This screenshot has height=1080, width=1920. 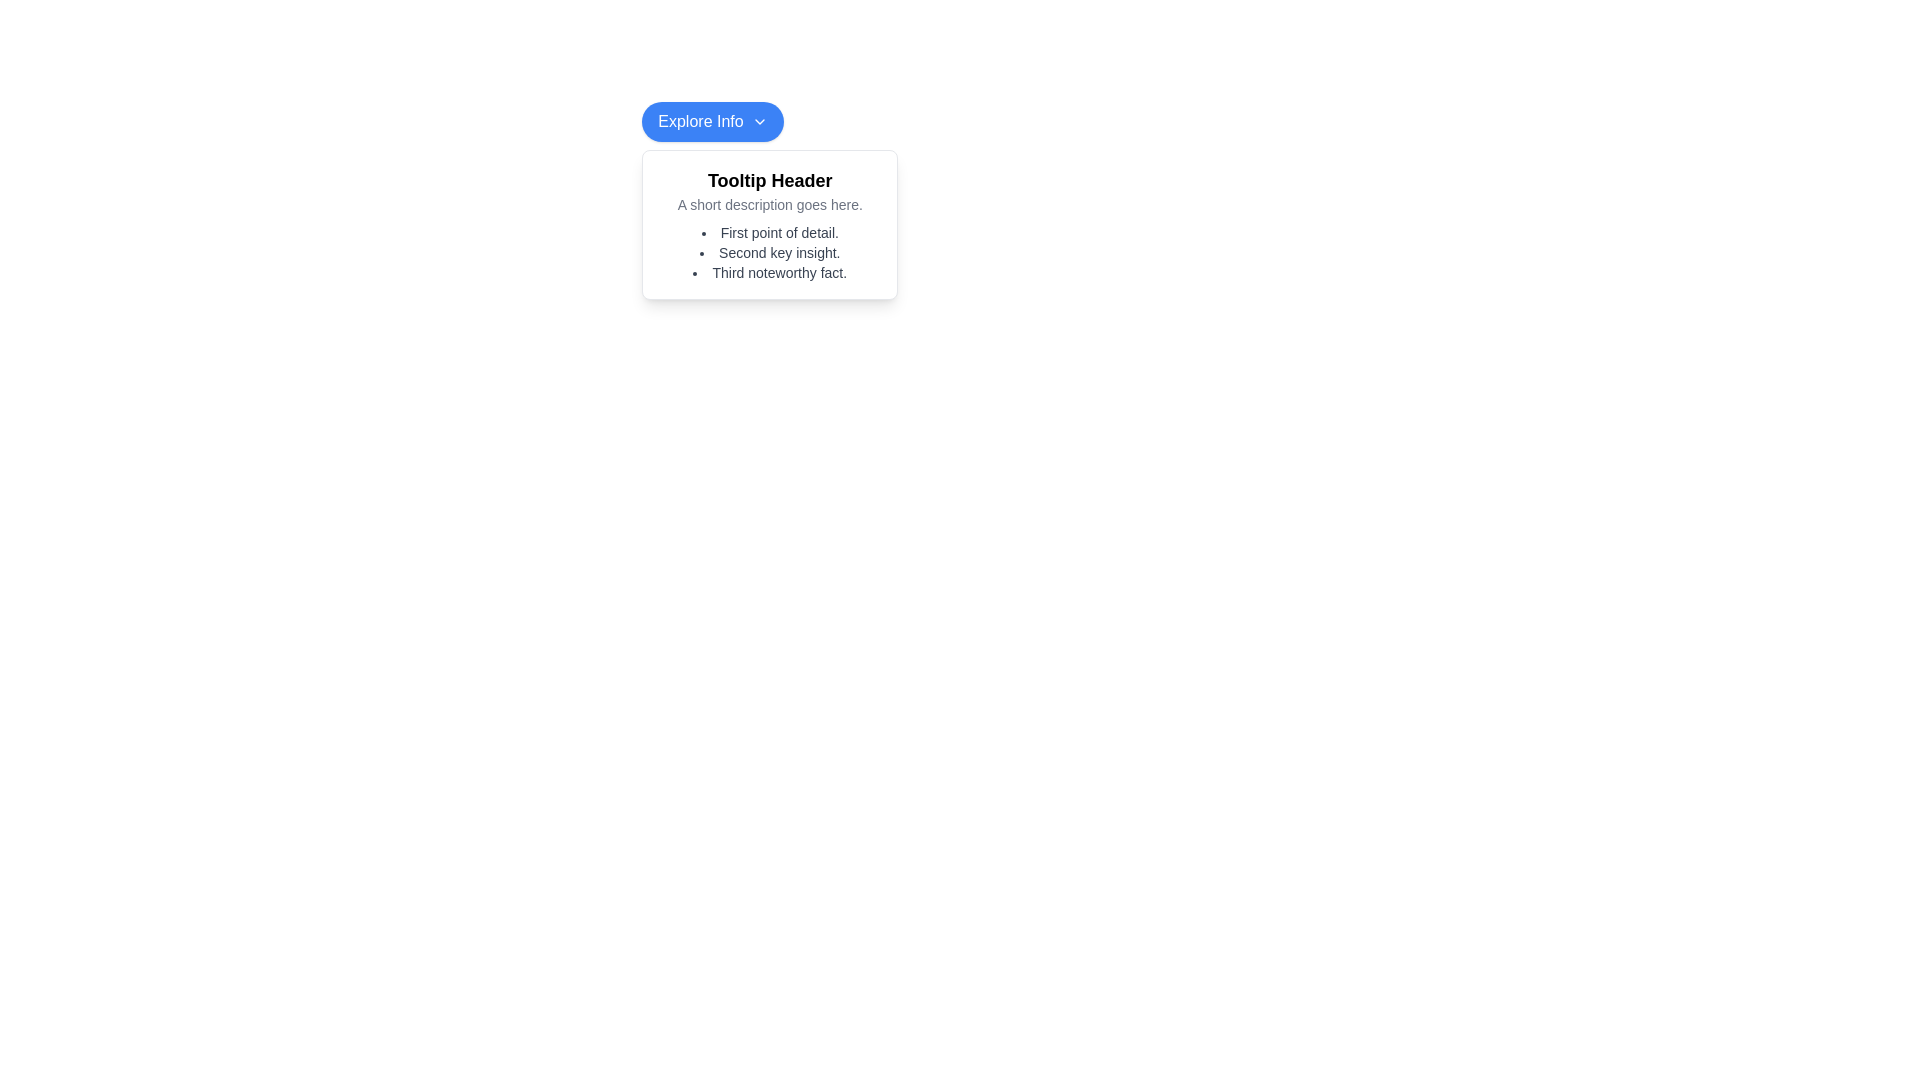 I want to click on header text located at the top of the card-like panel, which serves as a brief indication of the content or purpose of the tooltip, so click(x=769, y=181).